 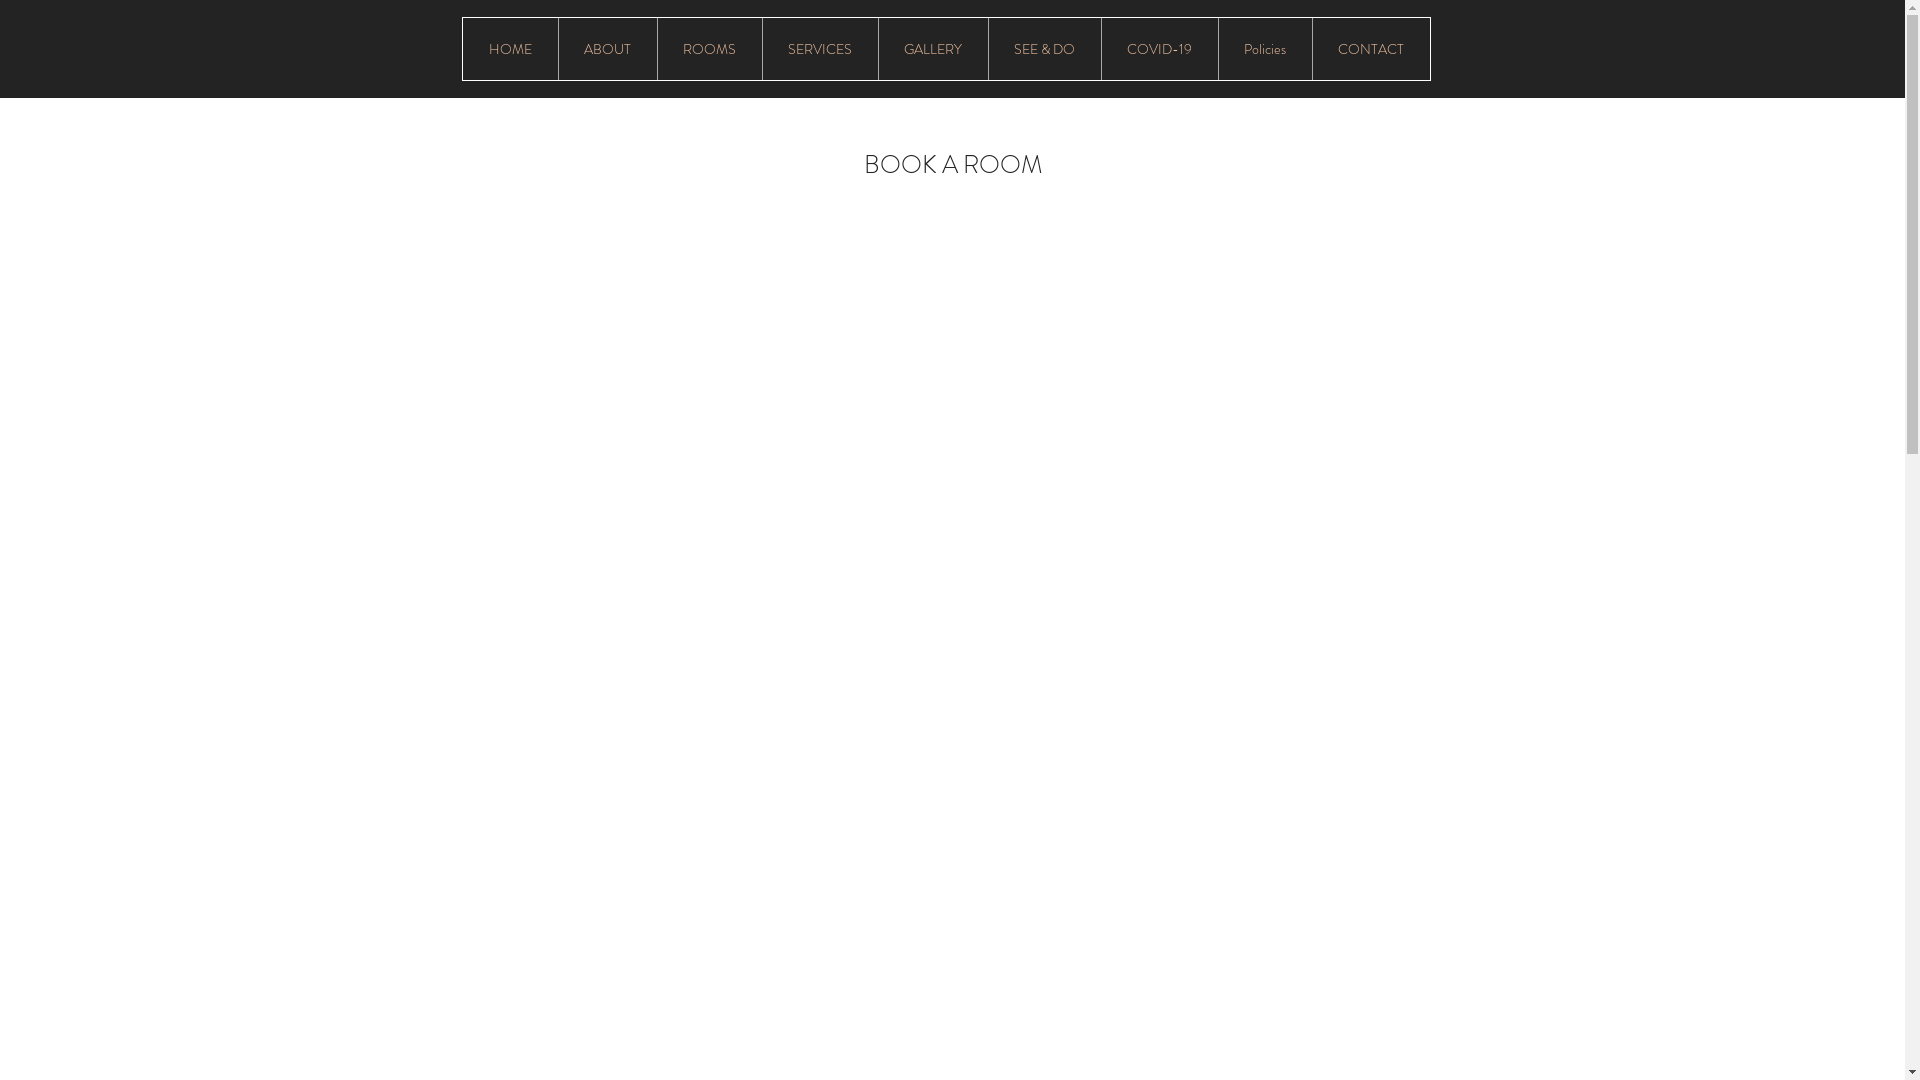 I want to click on 'CONTACT', so click(x=1370, y=48).